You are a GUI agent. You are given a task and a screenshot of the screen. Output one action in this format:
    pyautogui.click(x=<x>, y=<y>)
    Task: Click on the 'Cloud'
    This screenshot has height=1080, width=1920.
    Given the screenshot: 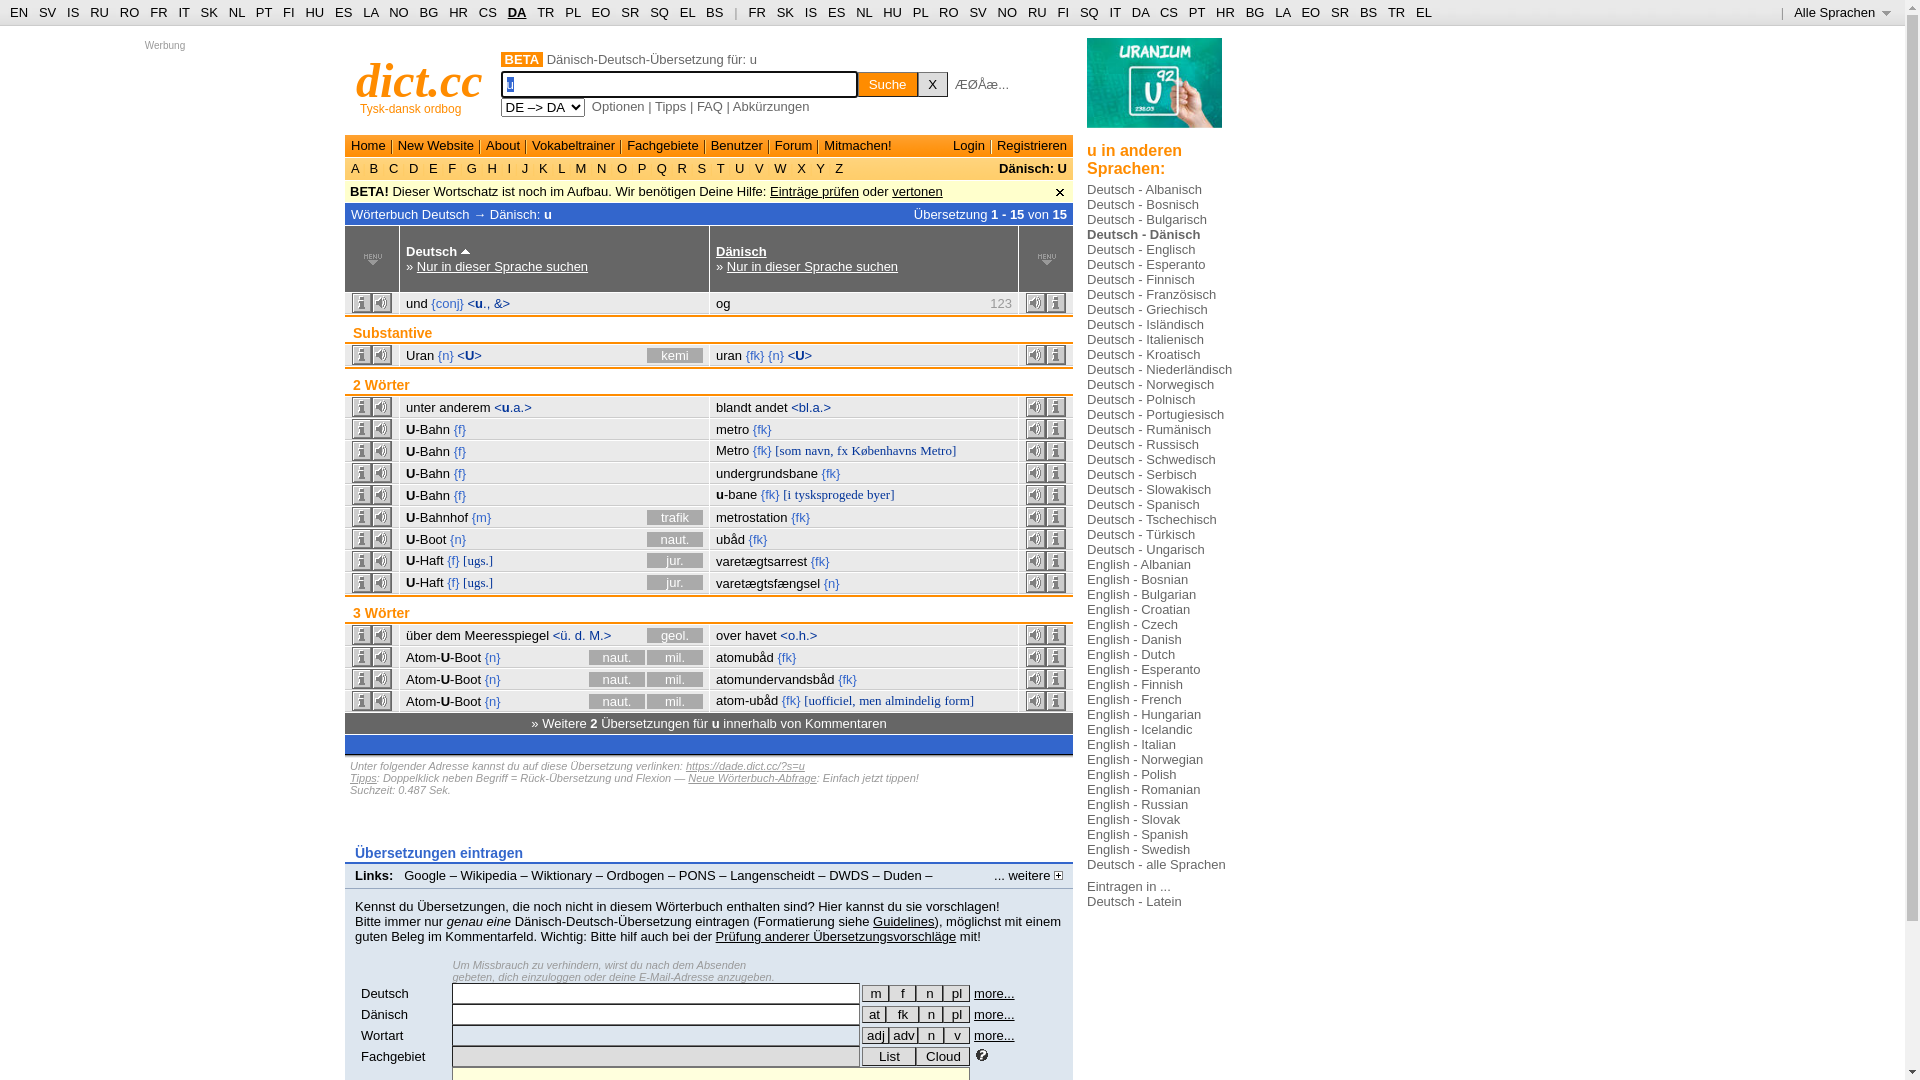 What is the action you would take?
    pyautogui.click(x=941, y=1055)
    